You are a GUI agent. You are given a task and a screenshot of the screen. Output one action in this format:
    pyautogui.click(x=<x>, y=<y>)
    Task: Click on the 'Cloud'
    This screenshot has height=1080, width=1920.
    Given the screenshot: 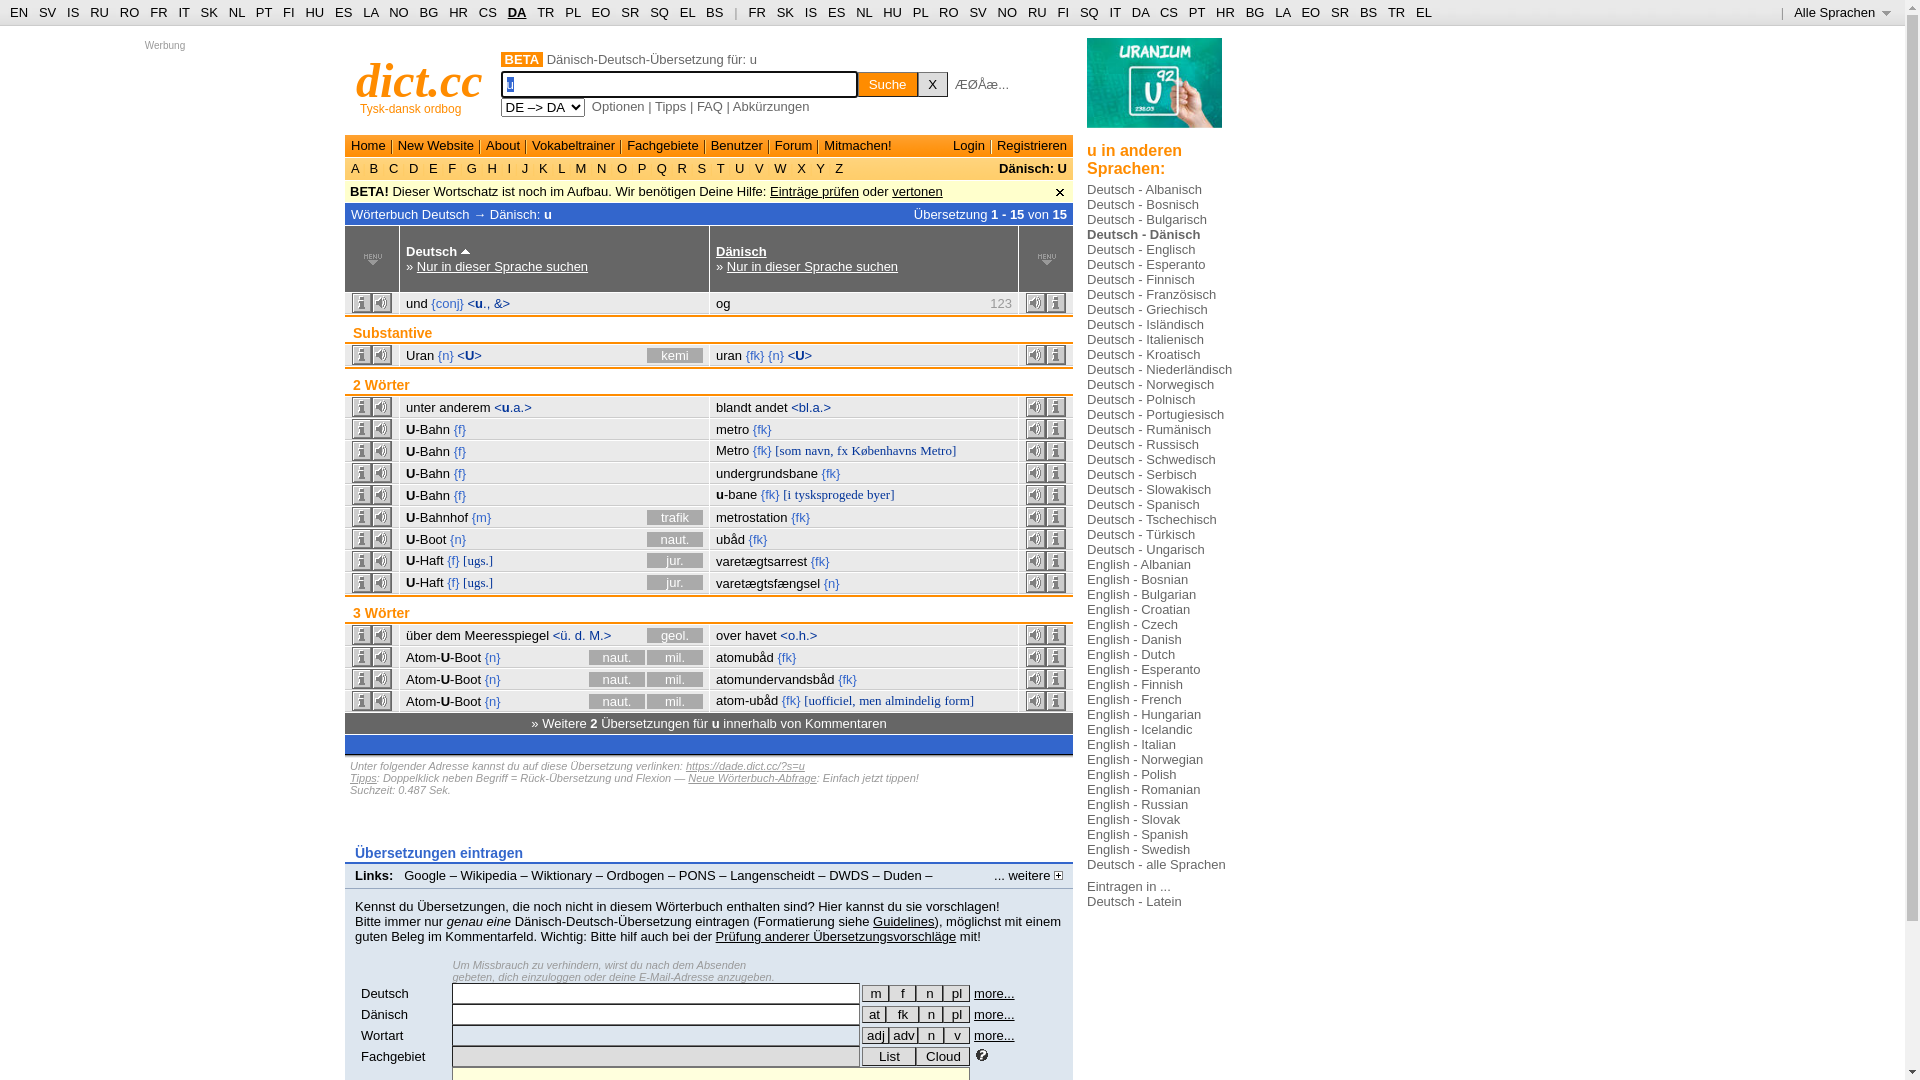 What is the action you would take?
    pyautogui.click(x=941, y=1055)
    